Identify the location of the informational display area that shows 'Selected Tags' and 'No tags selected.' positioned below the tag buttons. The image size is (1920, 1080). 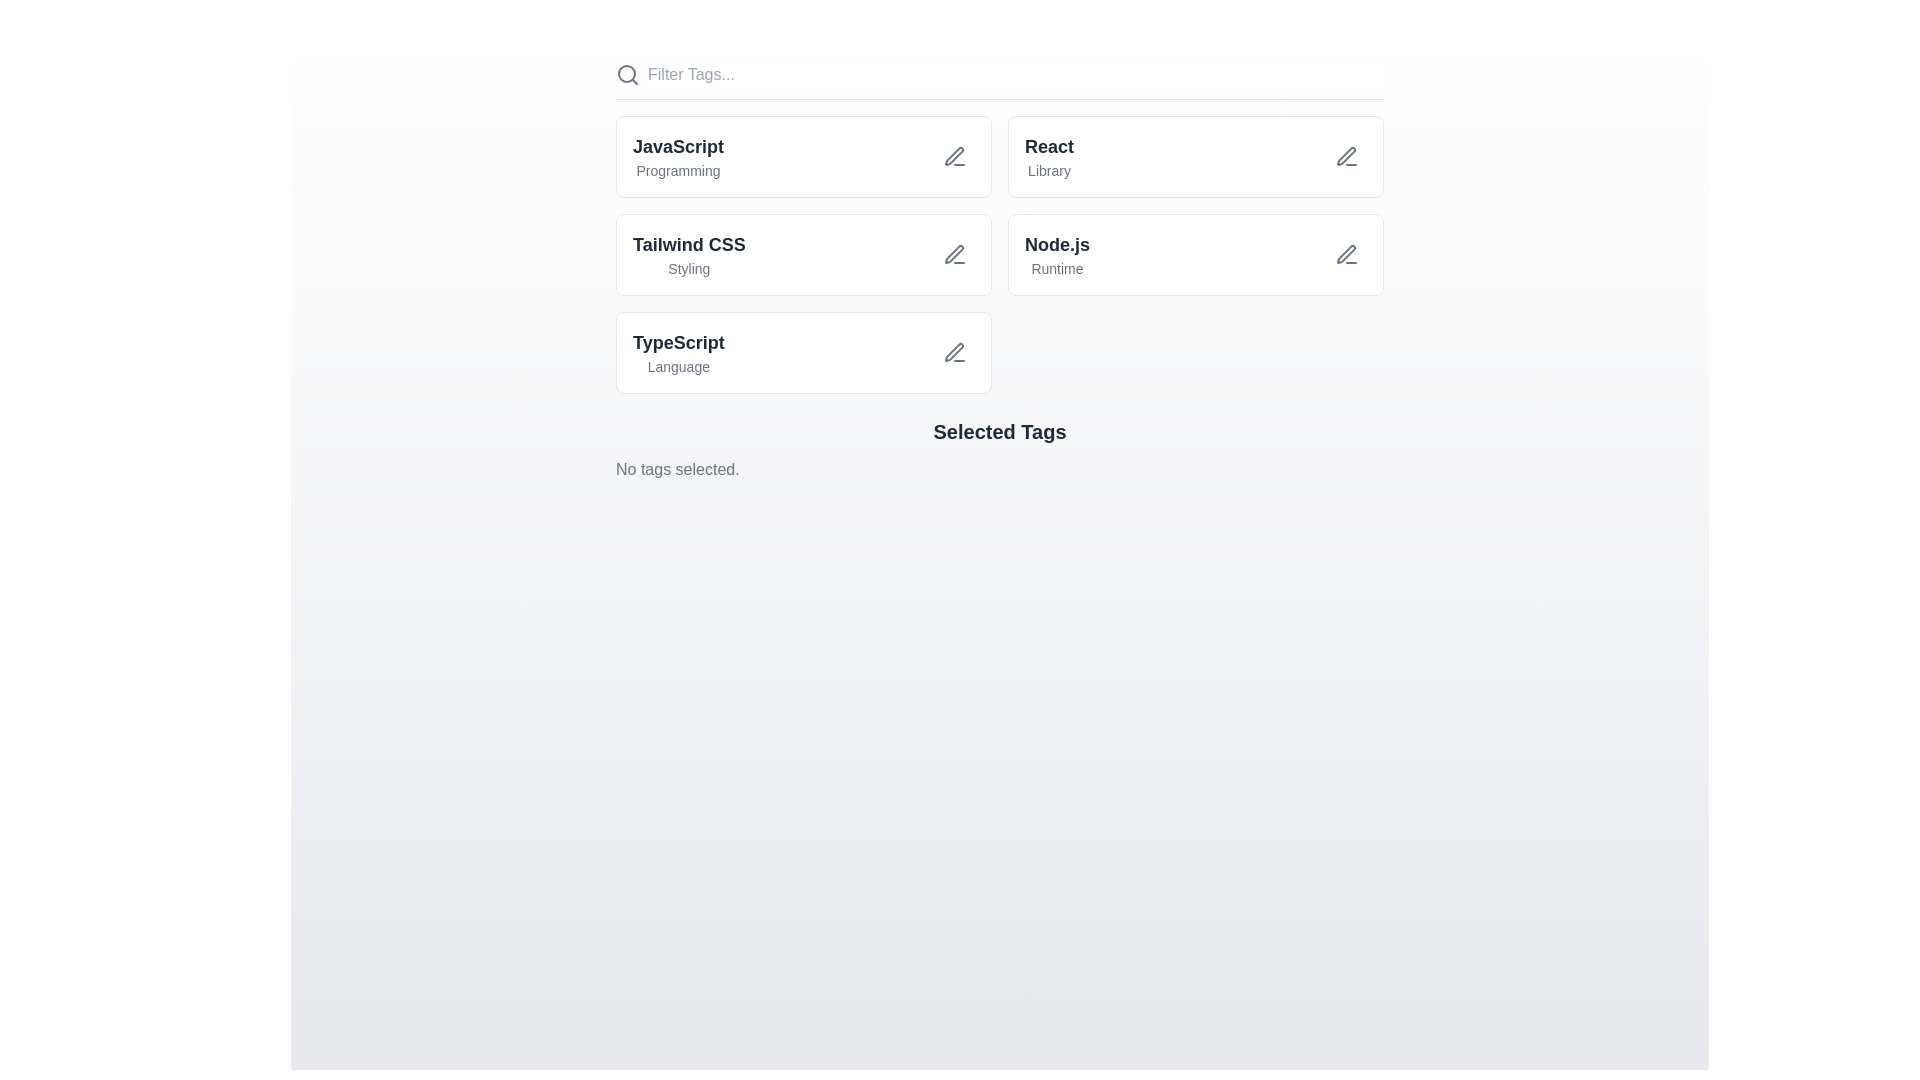
(999, 450).